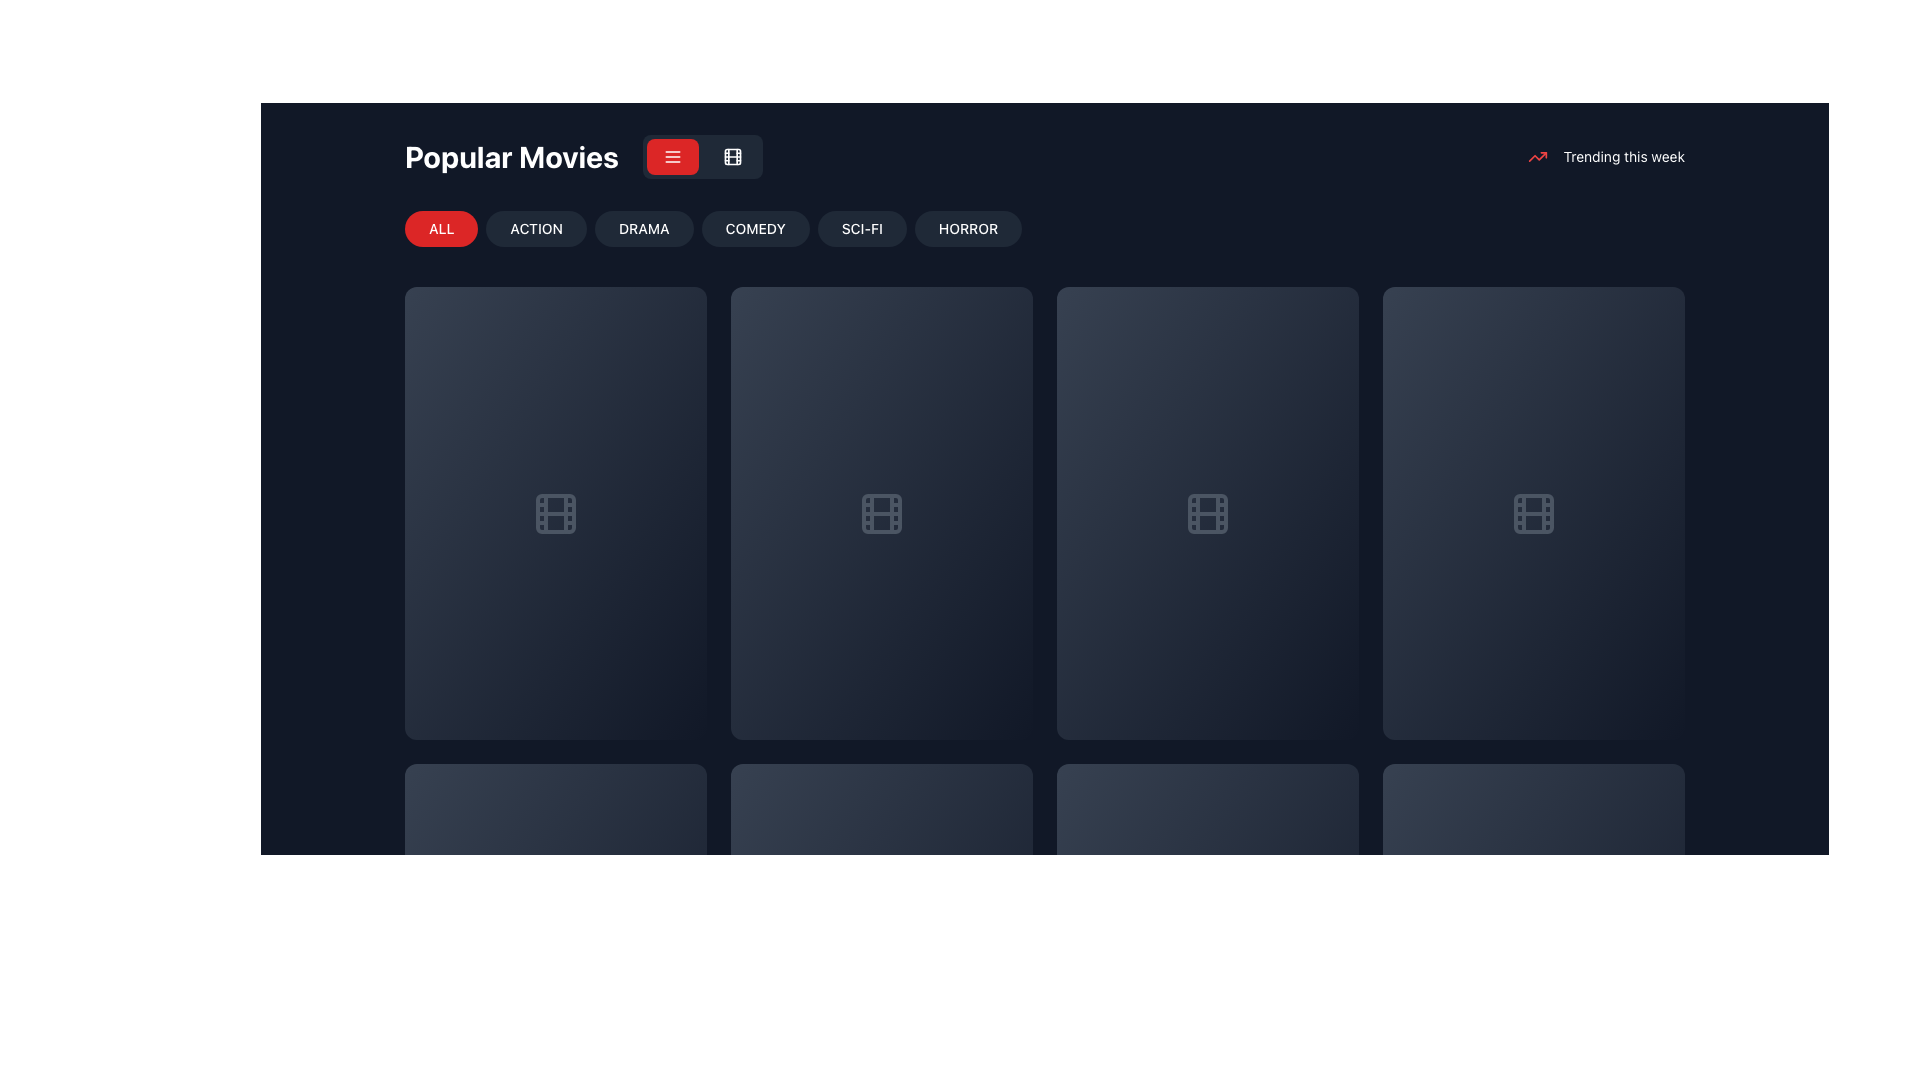  I want to click on the first movie card in the grid layout, so click(556, 512).